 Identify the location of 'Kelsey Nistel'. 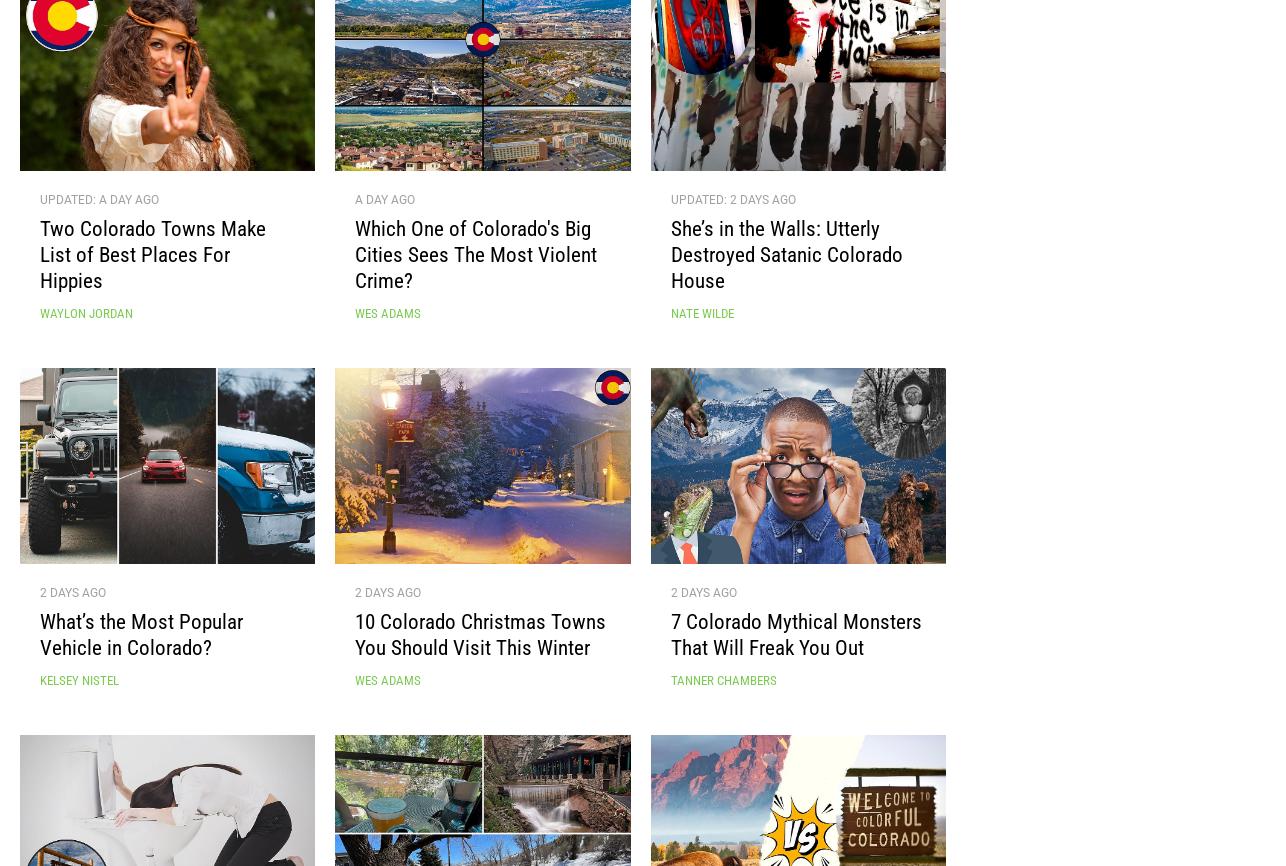
(79, 688).